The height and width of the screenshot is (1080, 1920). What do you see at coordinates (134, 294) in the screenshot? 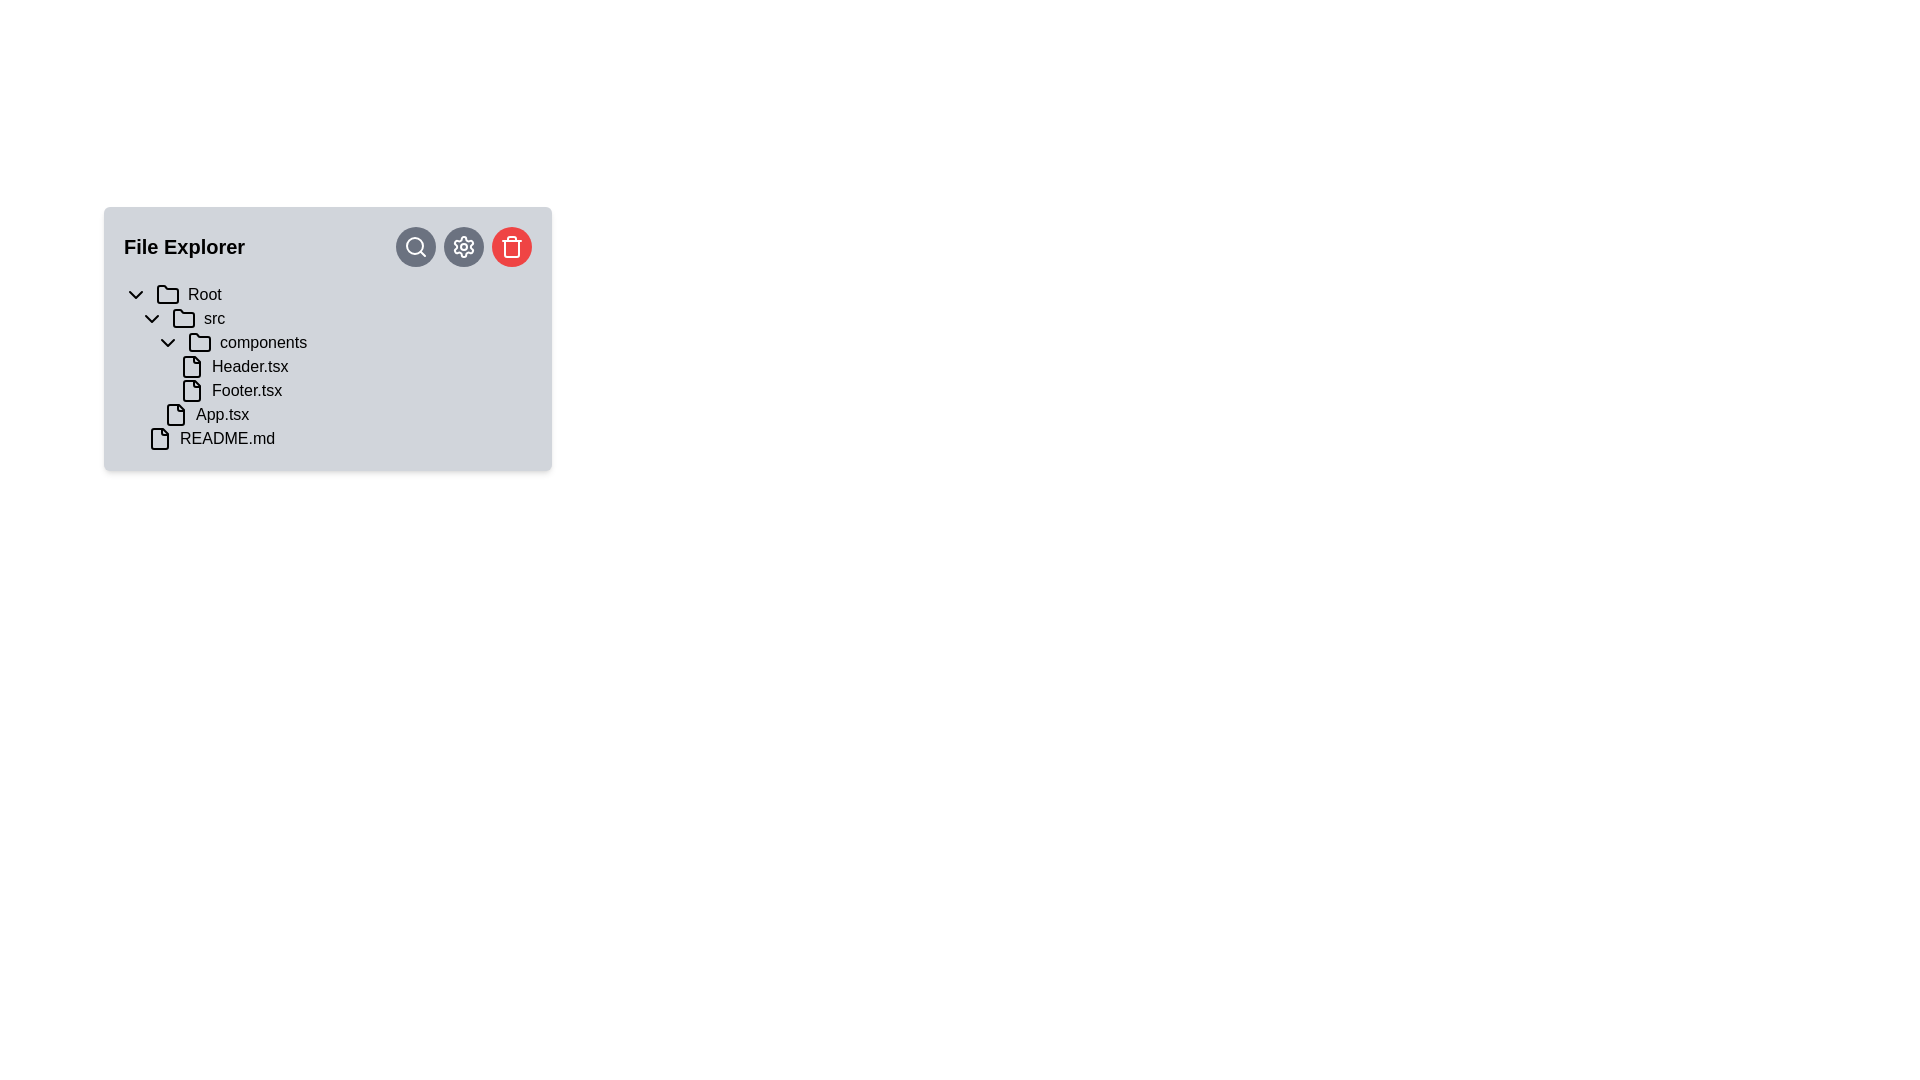
I see `the downward-pointing chevron icon located to the left of the 'Root' label for visual feedback` at bounding box center [134, 294].